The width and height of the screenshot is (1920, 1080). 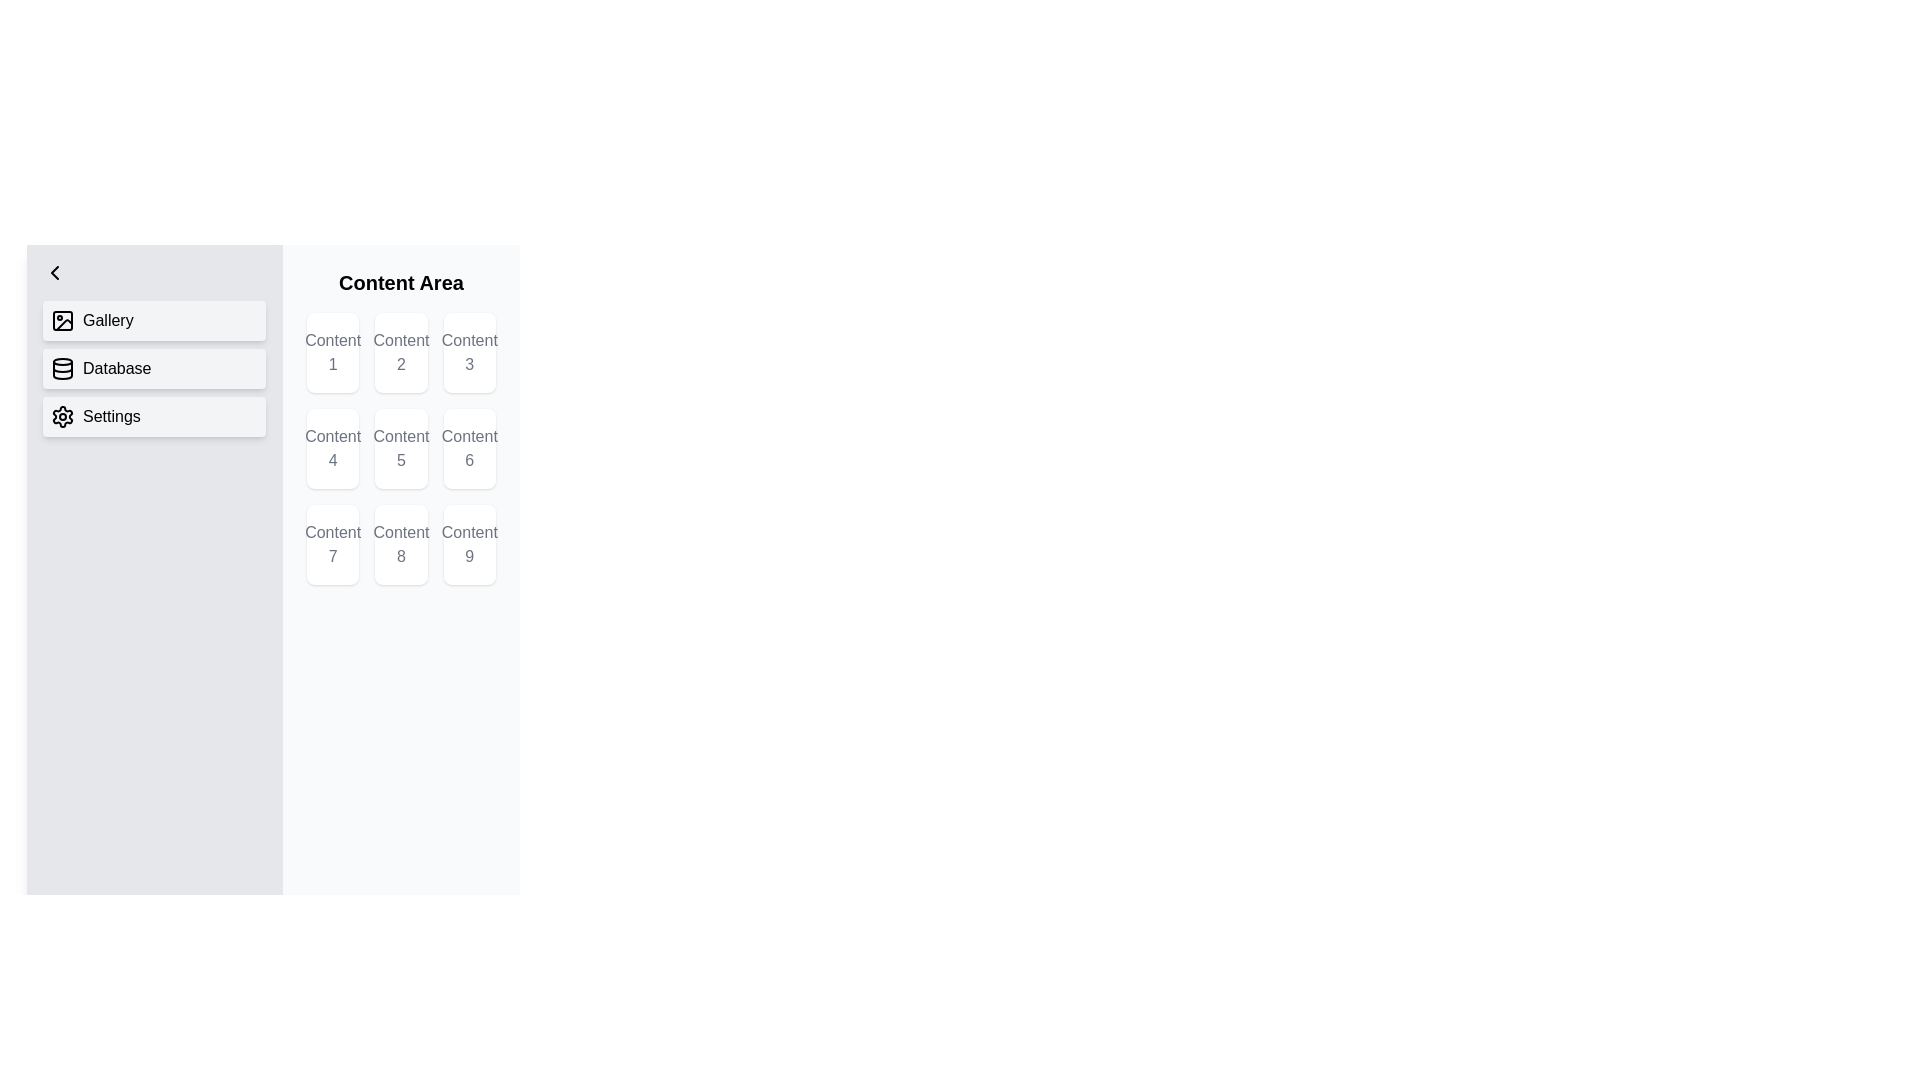 What do you see at coordinates (400, 352) in the screenshot?
I see `the card in the grid's first row and second column that displays content related to 'Content 2'` at bounding box center [400, 352].